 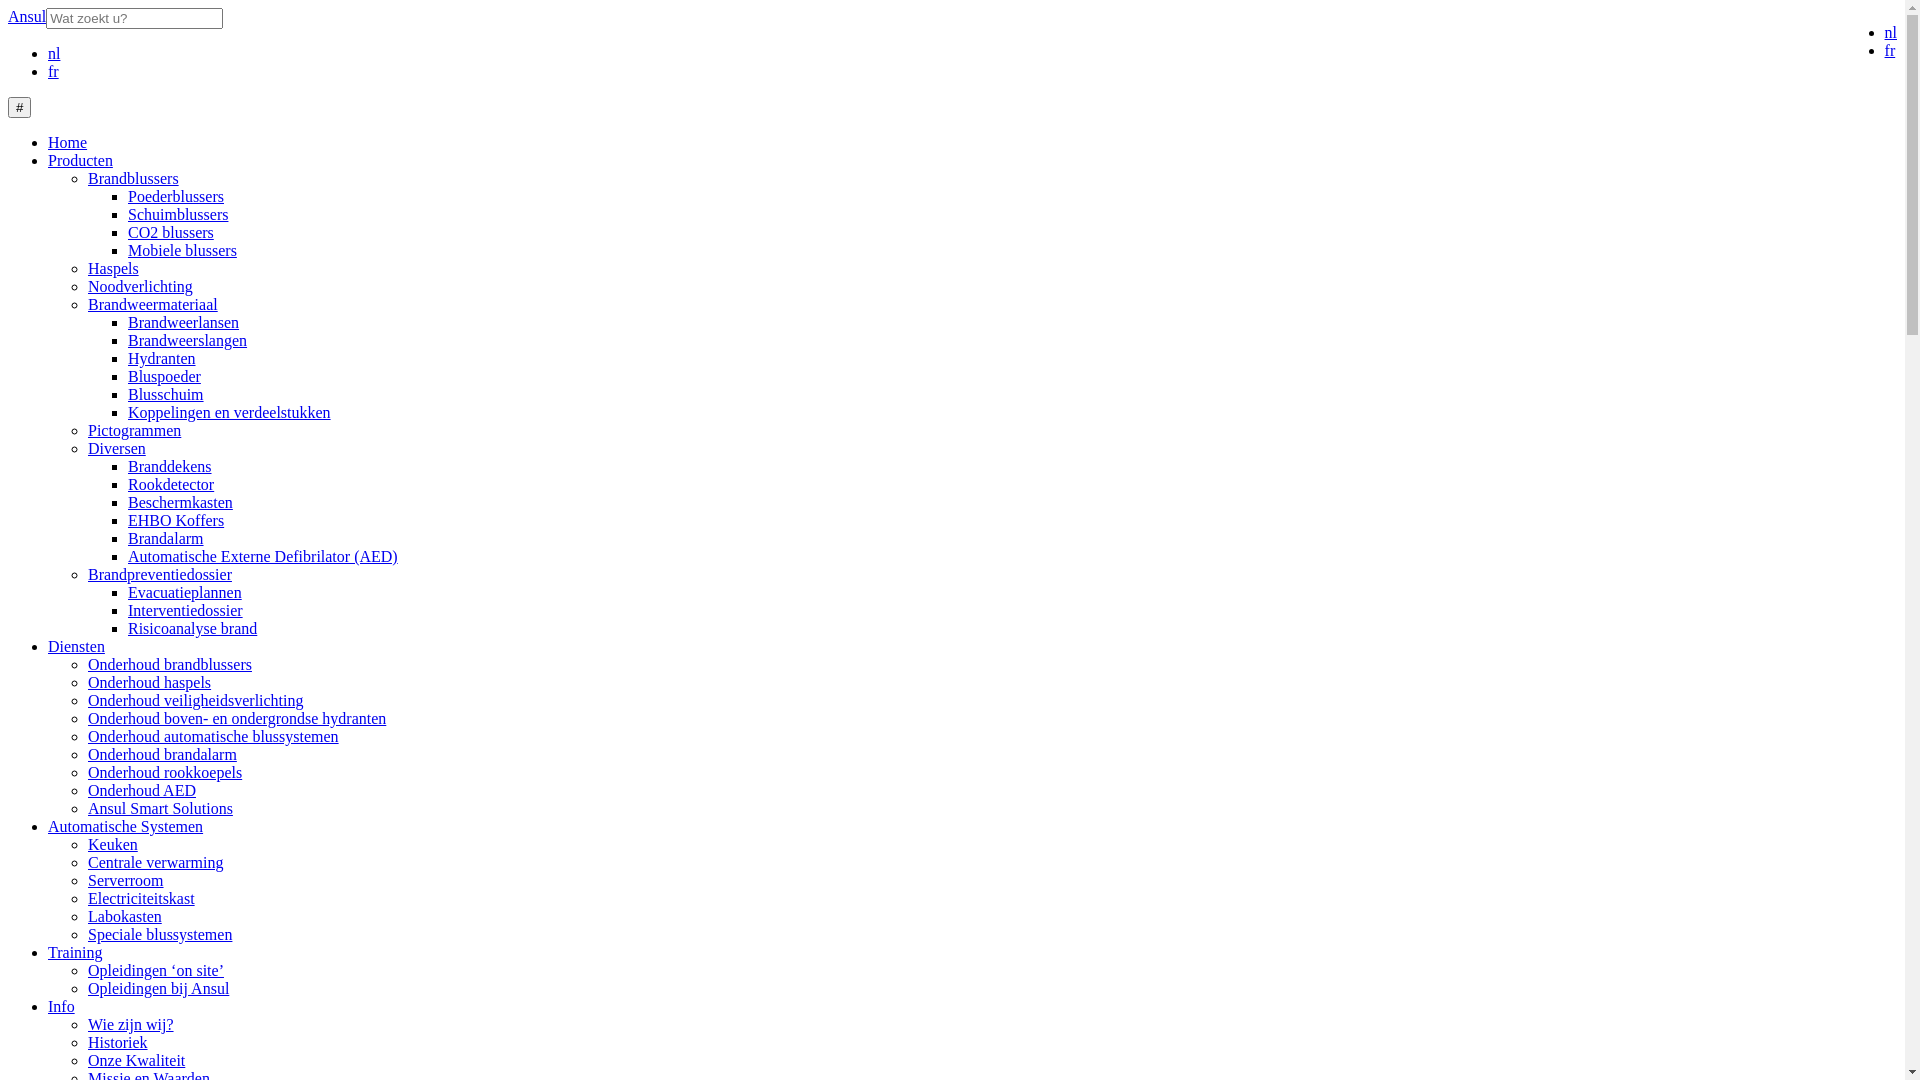 I want to click on 'Schuimblussers', so click(x=127, y=214).